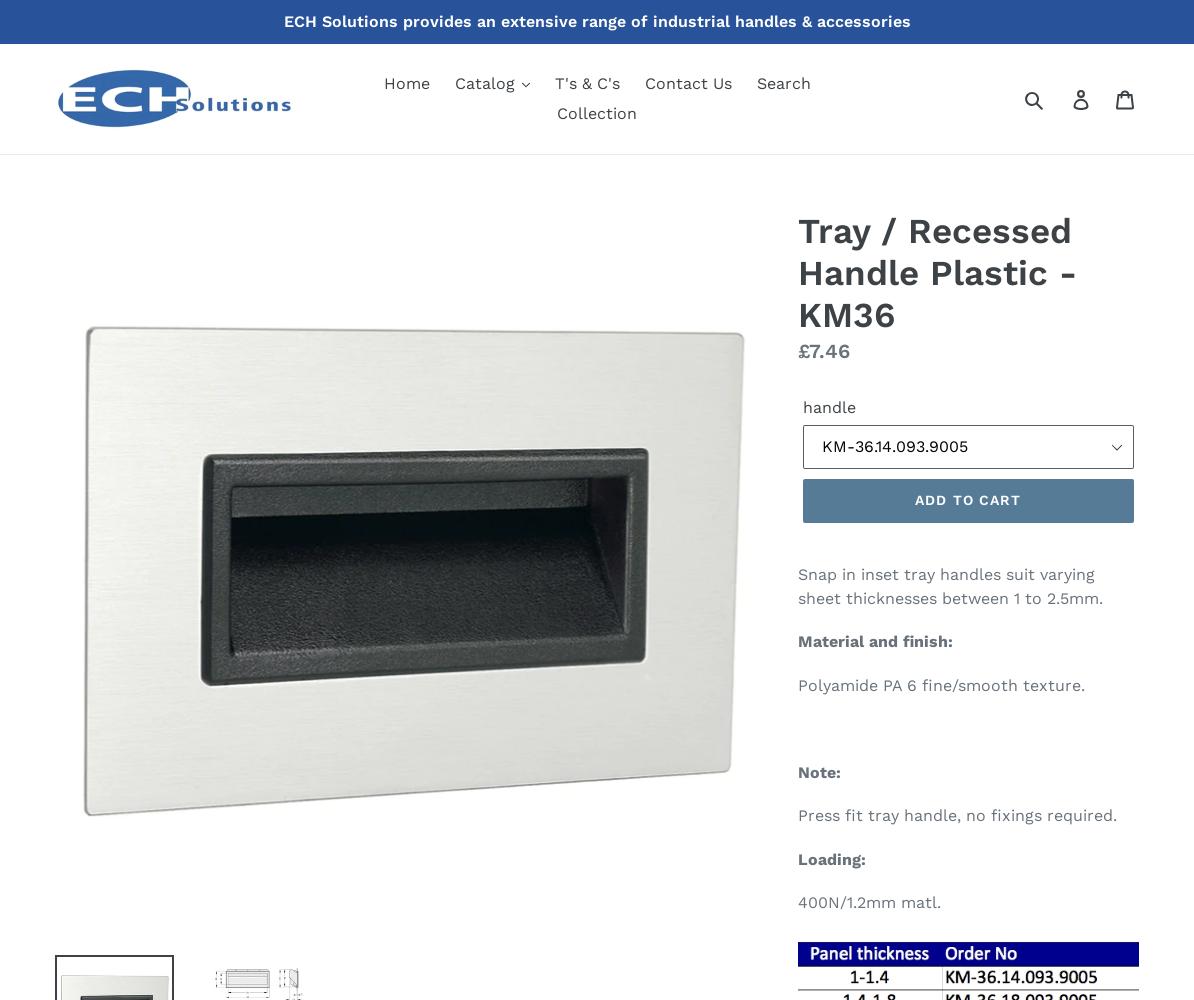  What do you see at coordinates (556, 112) in the screenshot?
I see `'Collection'` at bounding box center [556, 112].